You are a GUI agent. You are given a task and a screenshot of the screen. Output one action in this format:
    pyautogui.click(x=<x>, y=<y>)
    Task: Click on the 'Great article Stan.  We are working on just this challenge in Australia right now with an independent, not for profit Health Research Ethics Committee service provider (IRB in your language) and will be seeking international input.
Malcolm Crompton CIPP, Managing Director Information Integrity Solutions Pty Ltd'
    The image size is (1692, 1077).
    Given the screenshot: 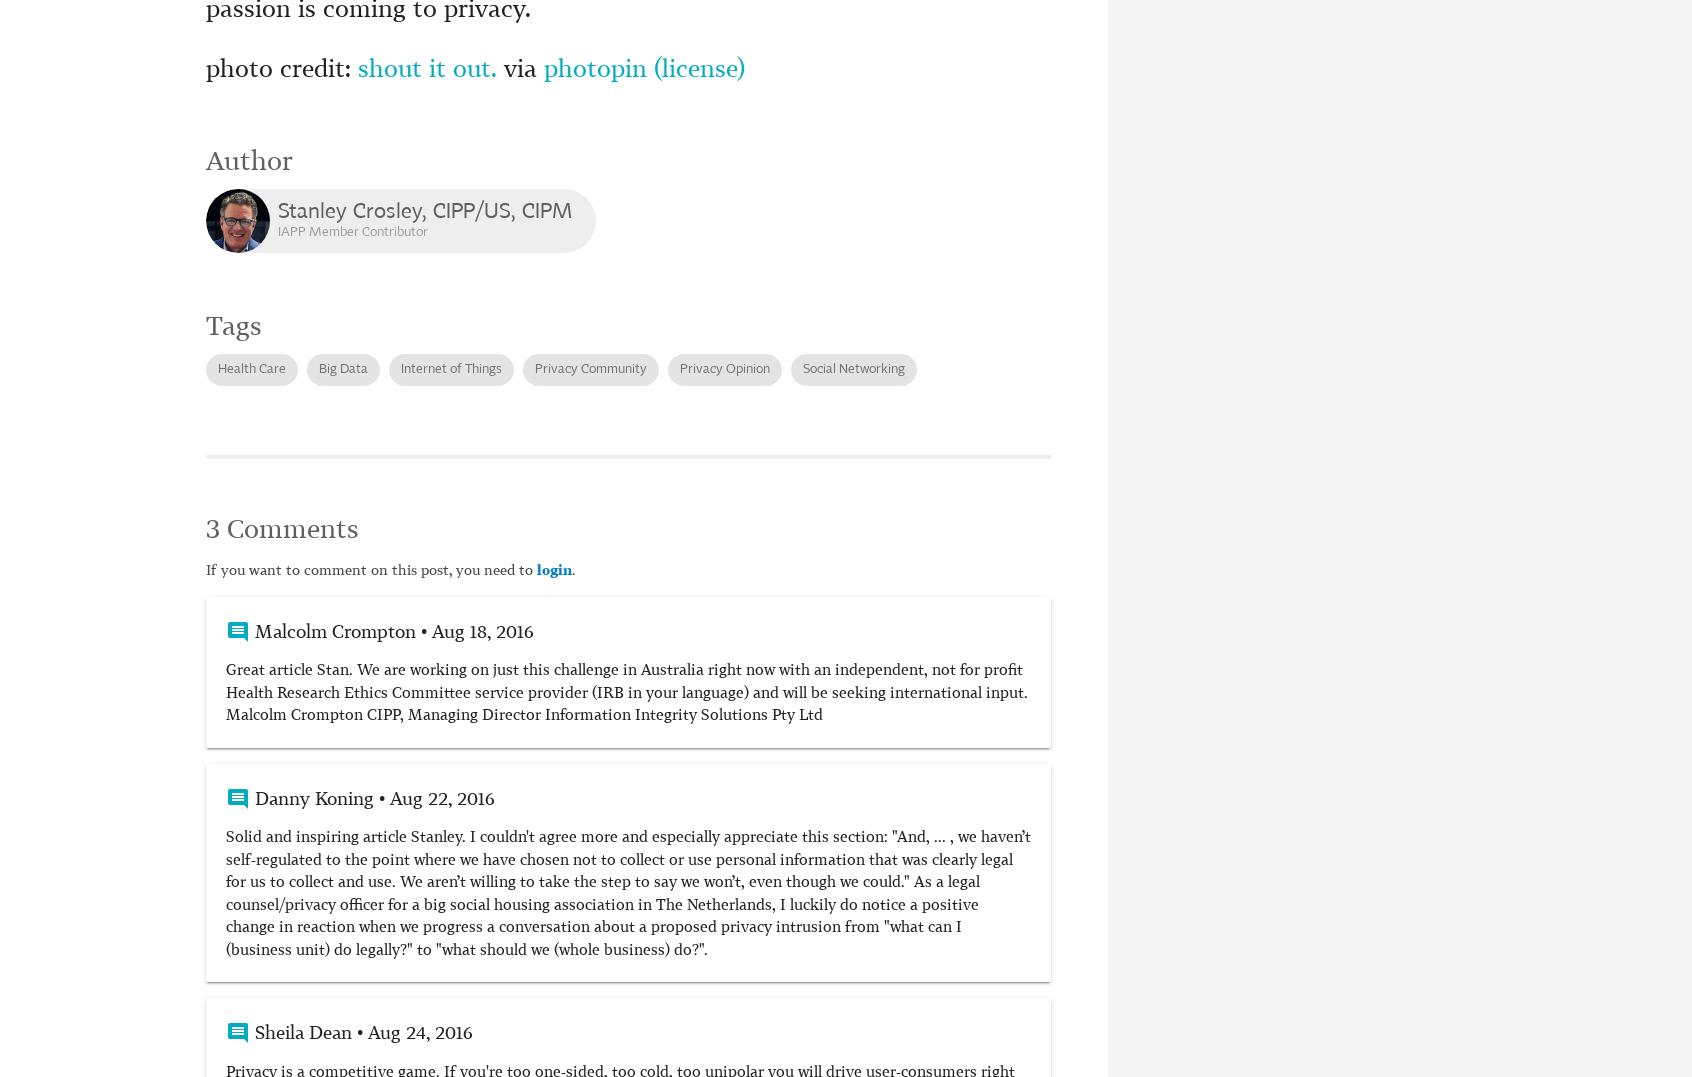 What is the action you would take?
    pyautogui.click(x=626, y=692)
    